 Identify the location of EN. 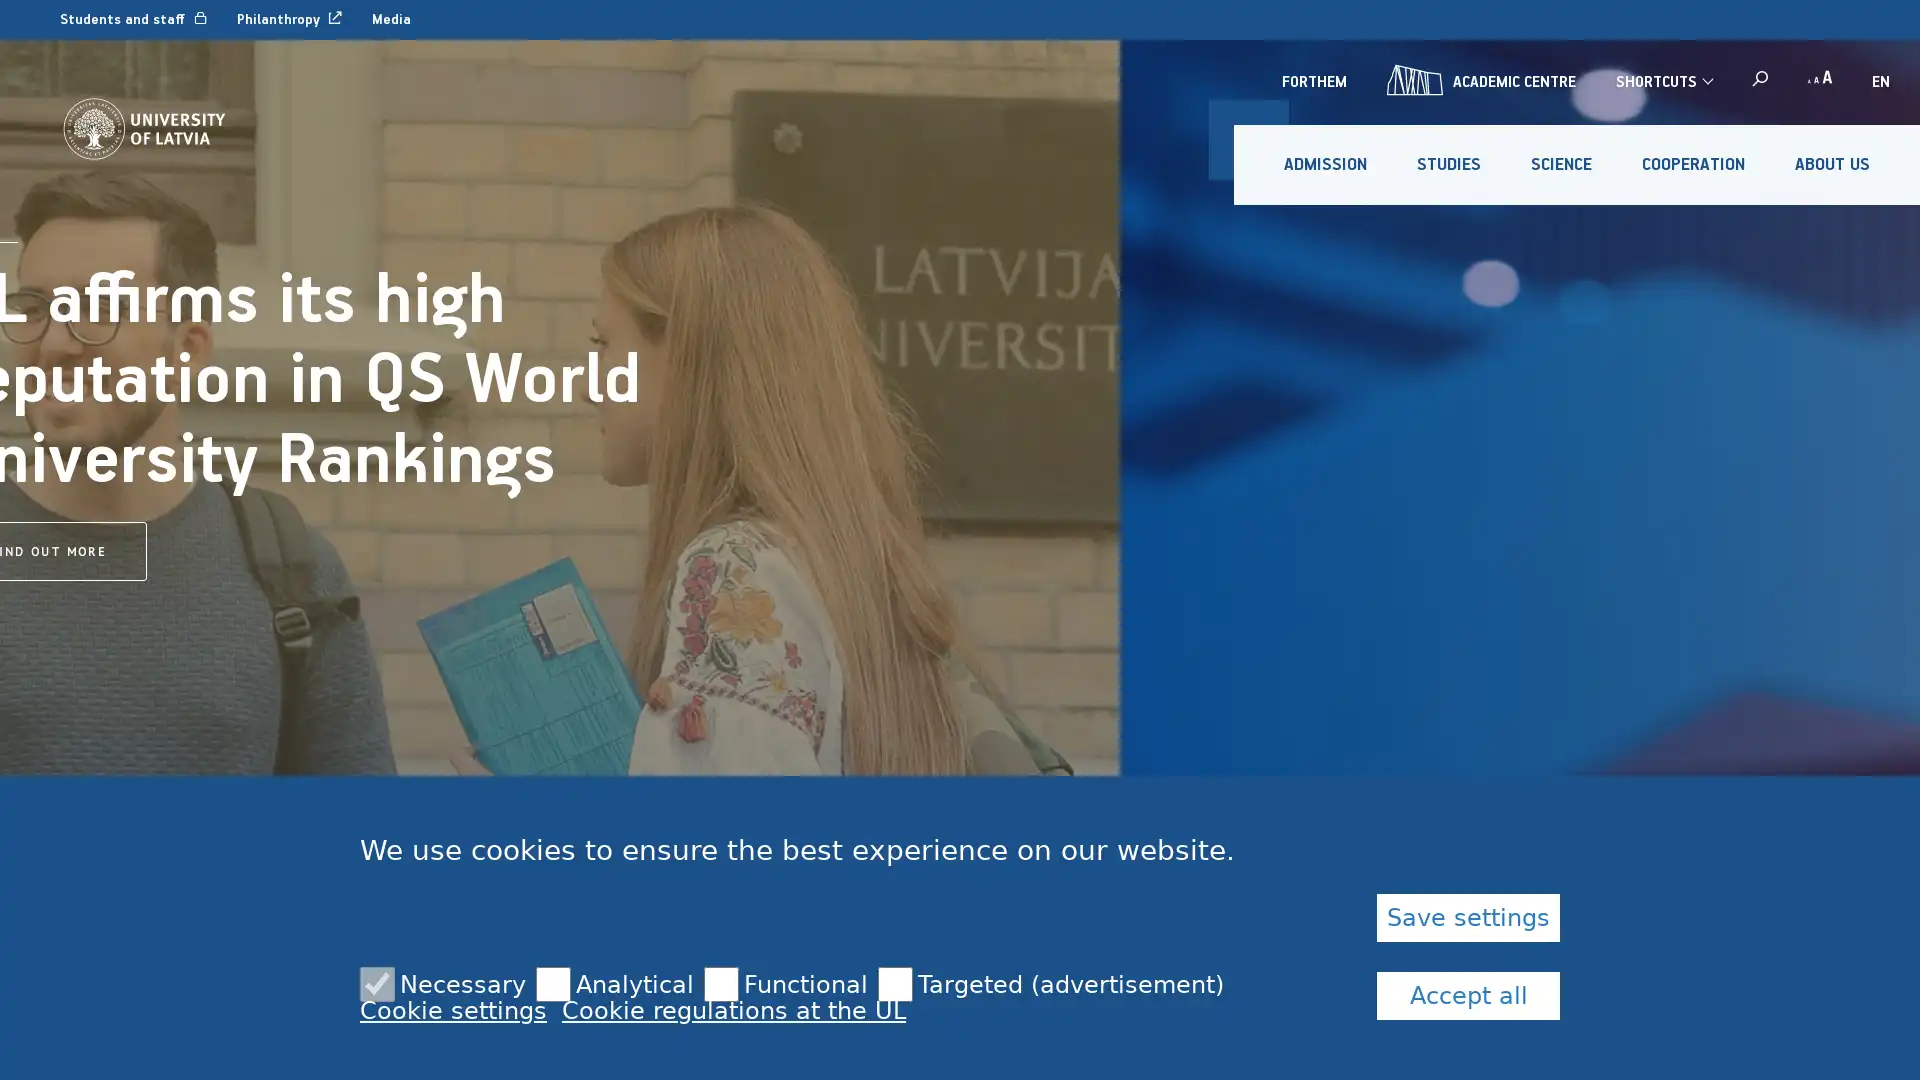
(1880, 80).